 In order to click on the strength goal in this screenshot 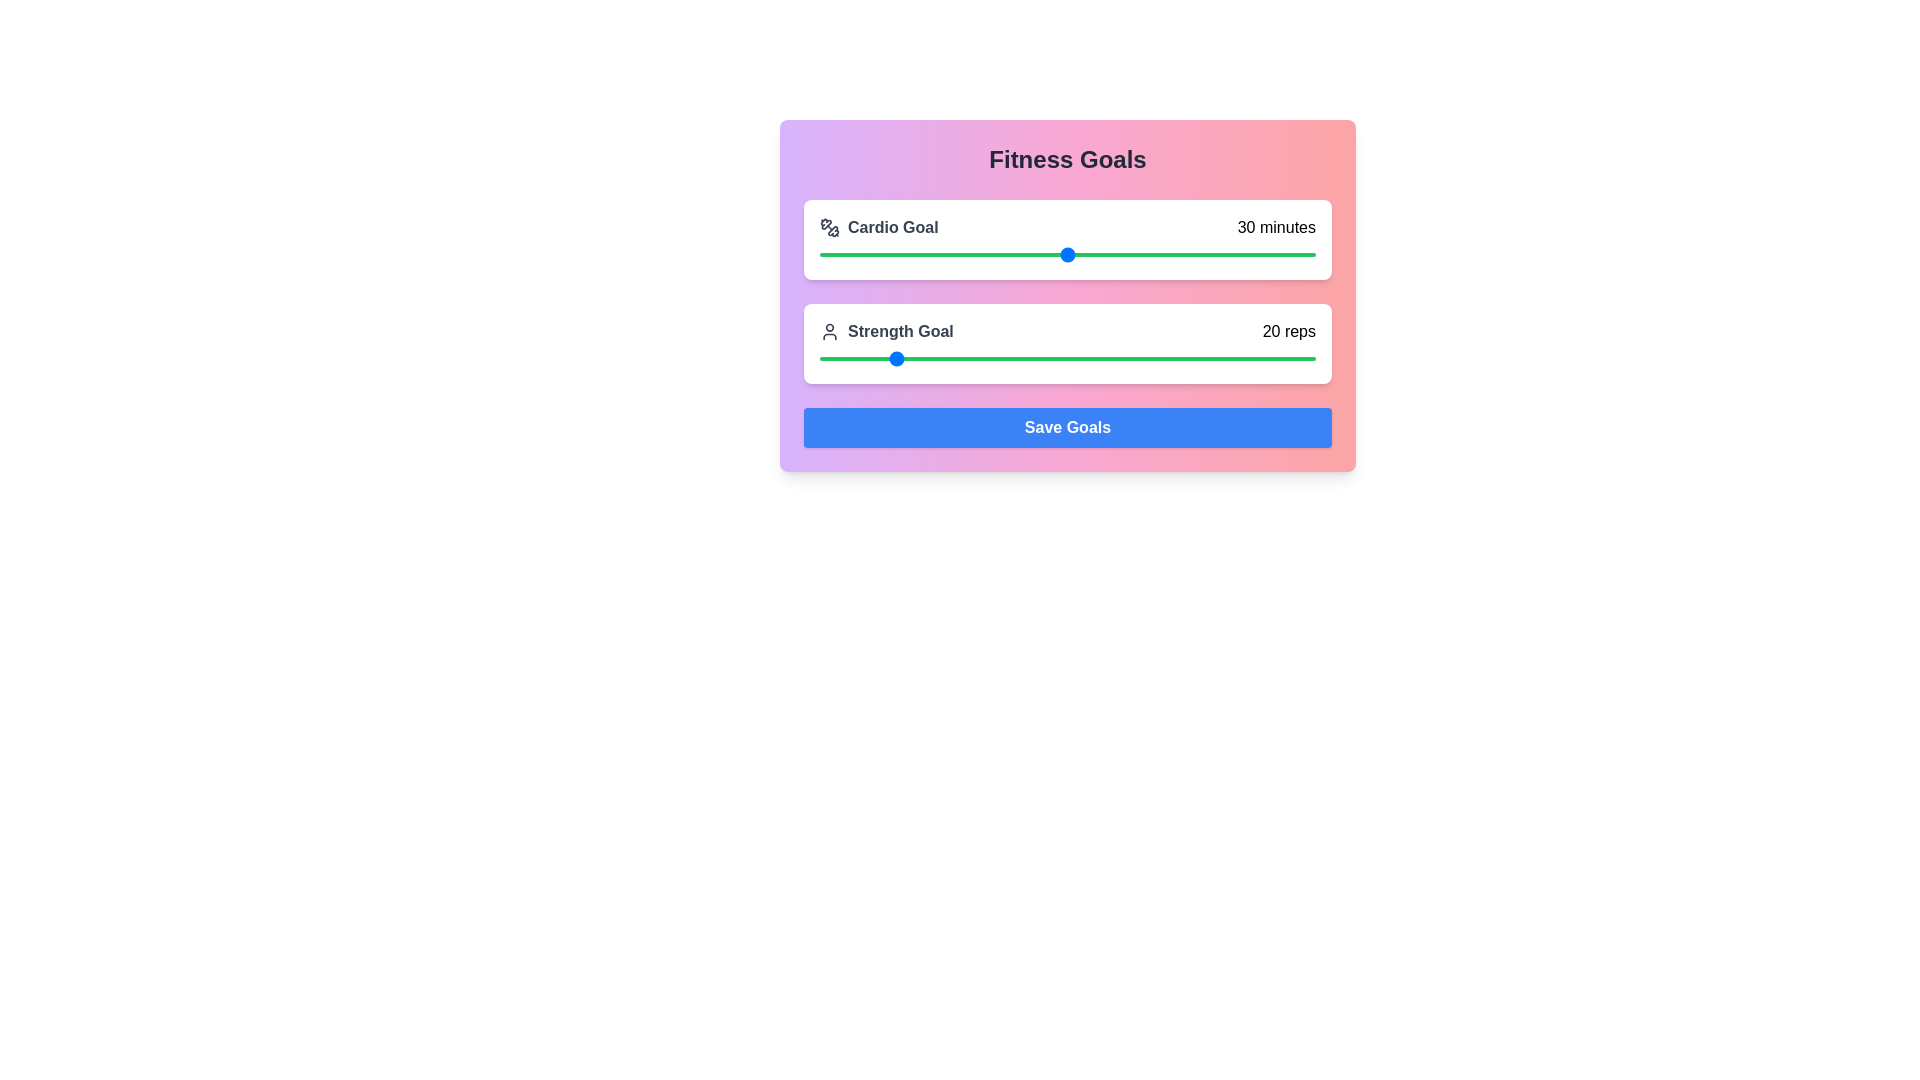, I will do `click(889, 357)`.